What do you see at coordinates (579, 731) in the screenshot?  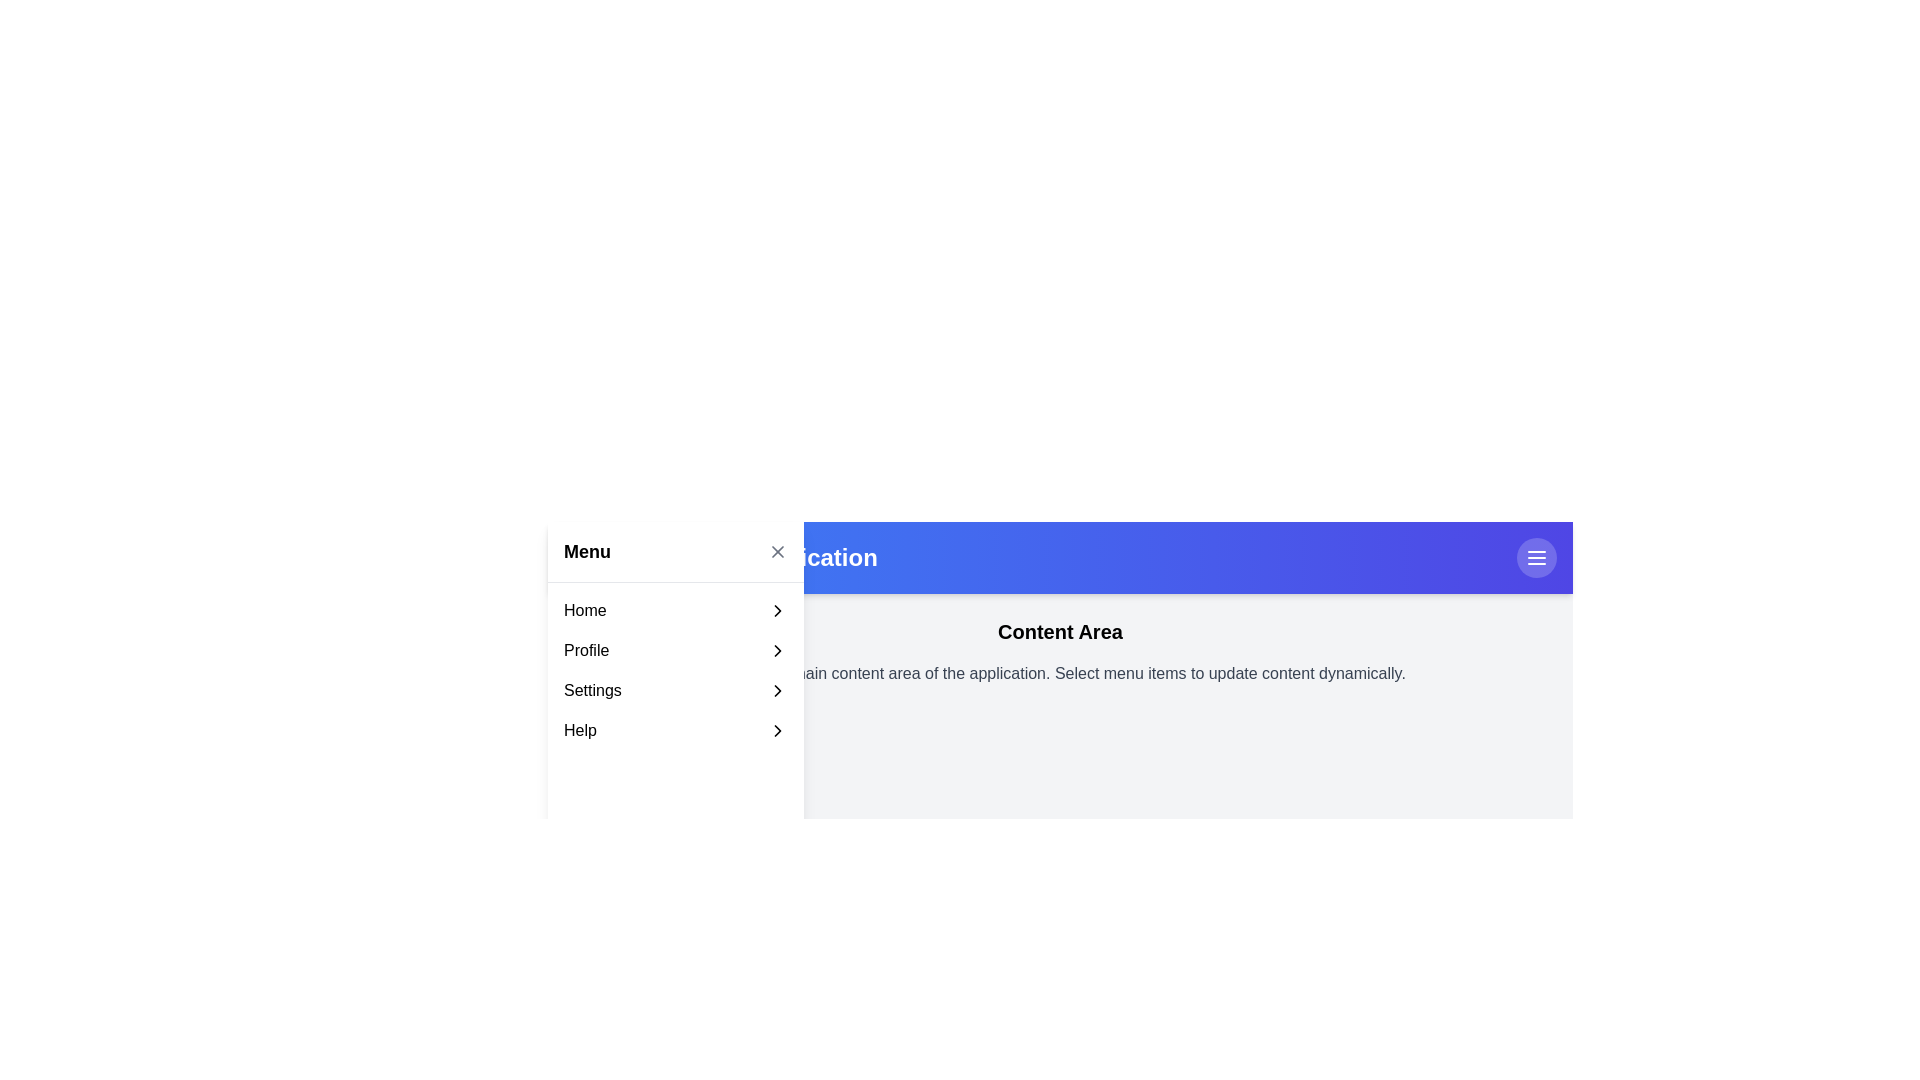 I see `the 'Help' text label element located in the fourth menu item of the vertical sidebar list` at bounding box center [579, 731].